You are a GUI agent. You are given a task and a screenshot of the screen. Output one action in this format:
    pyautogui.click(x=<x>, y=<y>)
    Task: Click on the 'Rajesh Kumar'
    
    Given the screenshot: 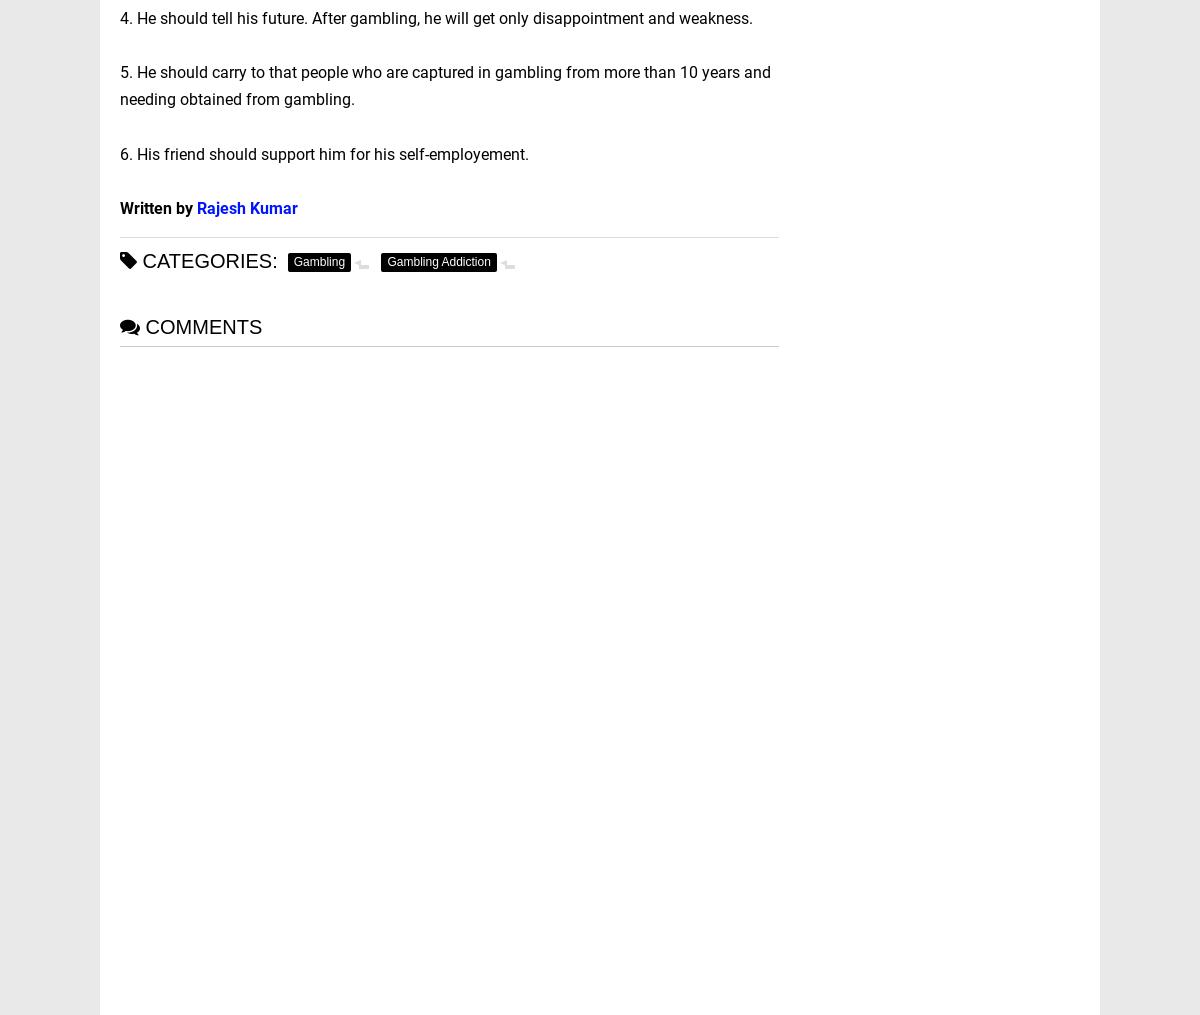 What is the action you would take?
    pyautogui.click(x=246, y=207)
    